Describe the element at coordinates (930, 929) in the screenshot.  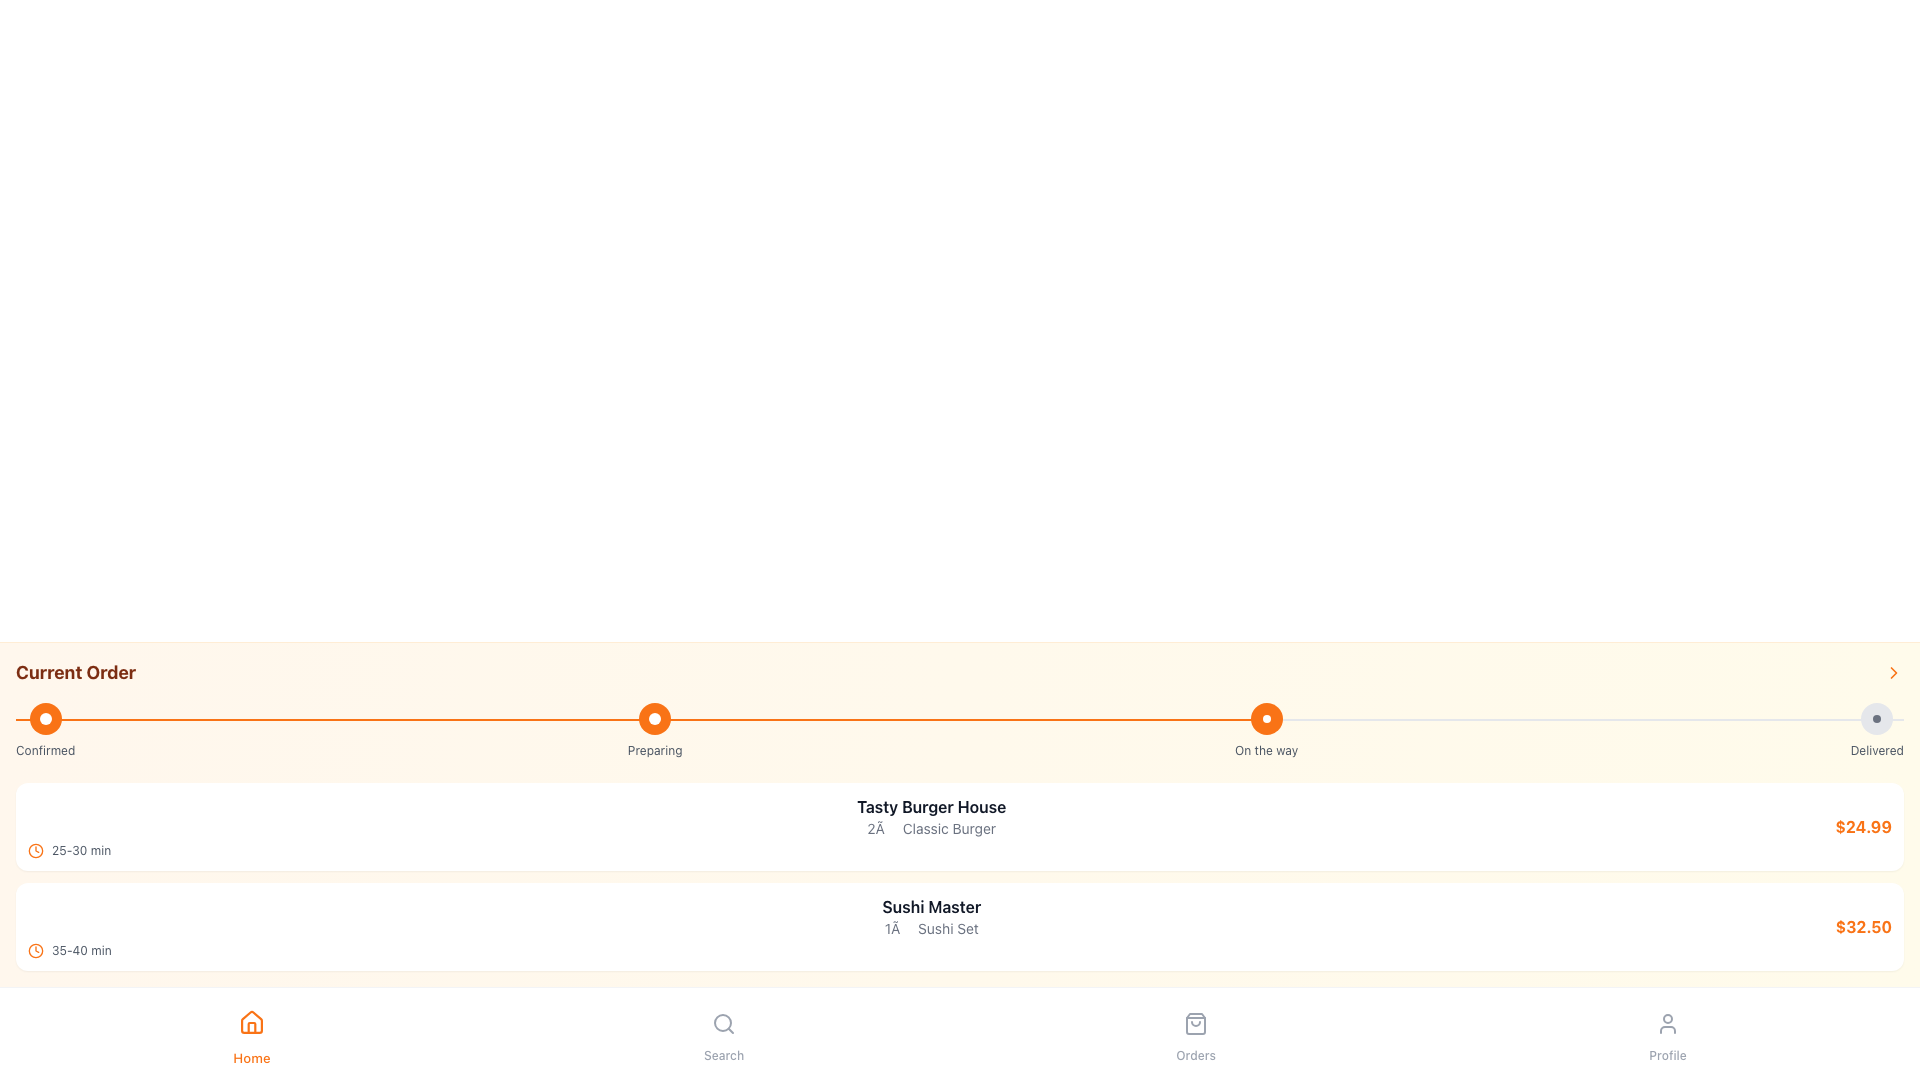
I see `the descriptive text element located below the 'Sushi Master' title, which provides information about the quantity and type of item` at that location.